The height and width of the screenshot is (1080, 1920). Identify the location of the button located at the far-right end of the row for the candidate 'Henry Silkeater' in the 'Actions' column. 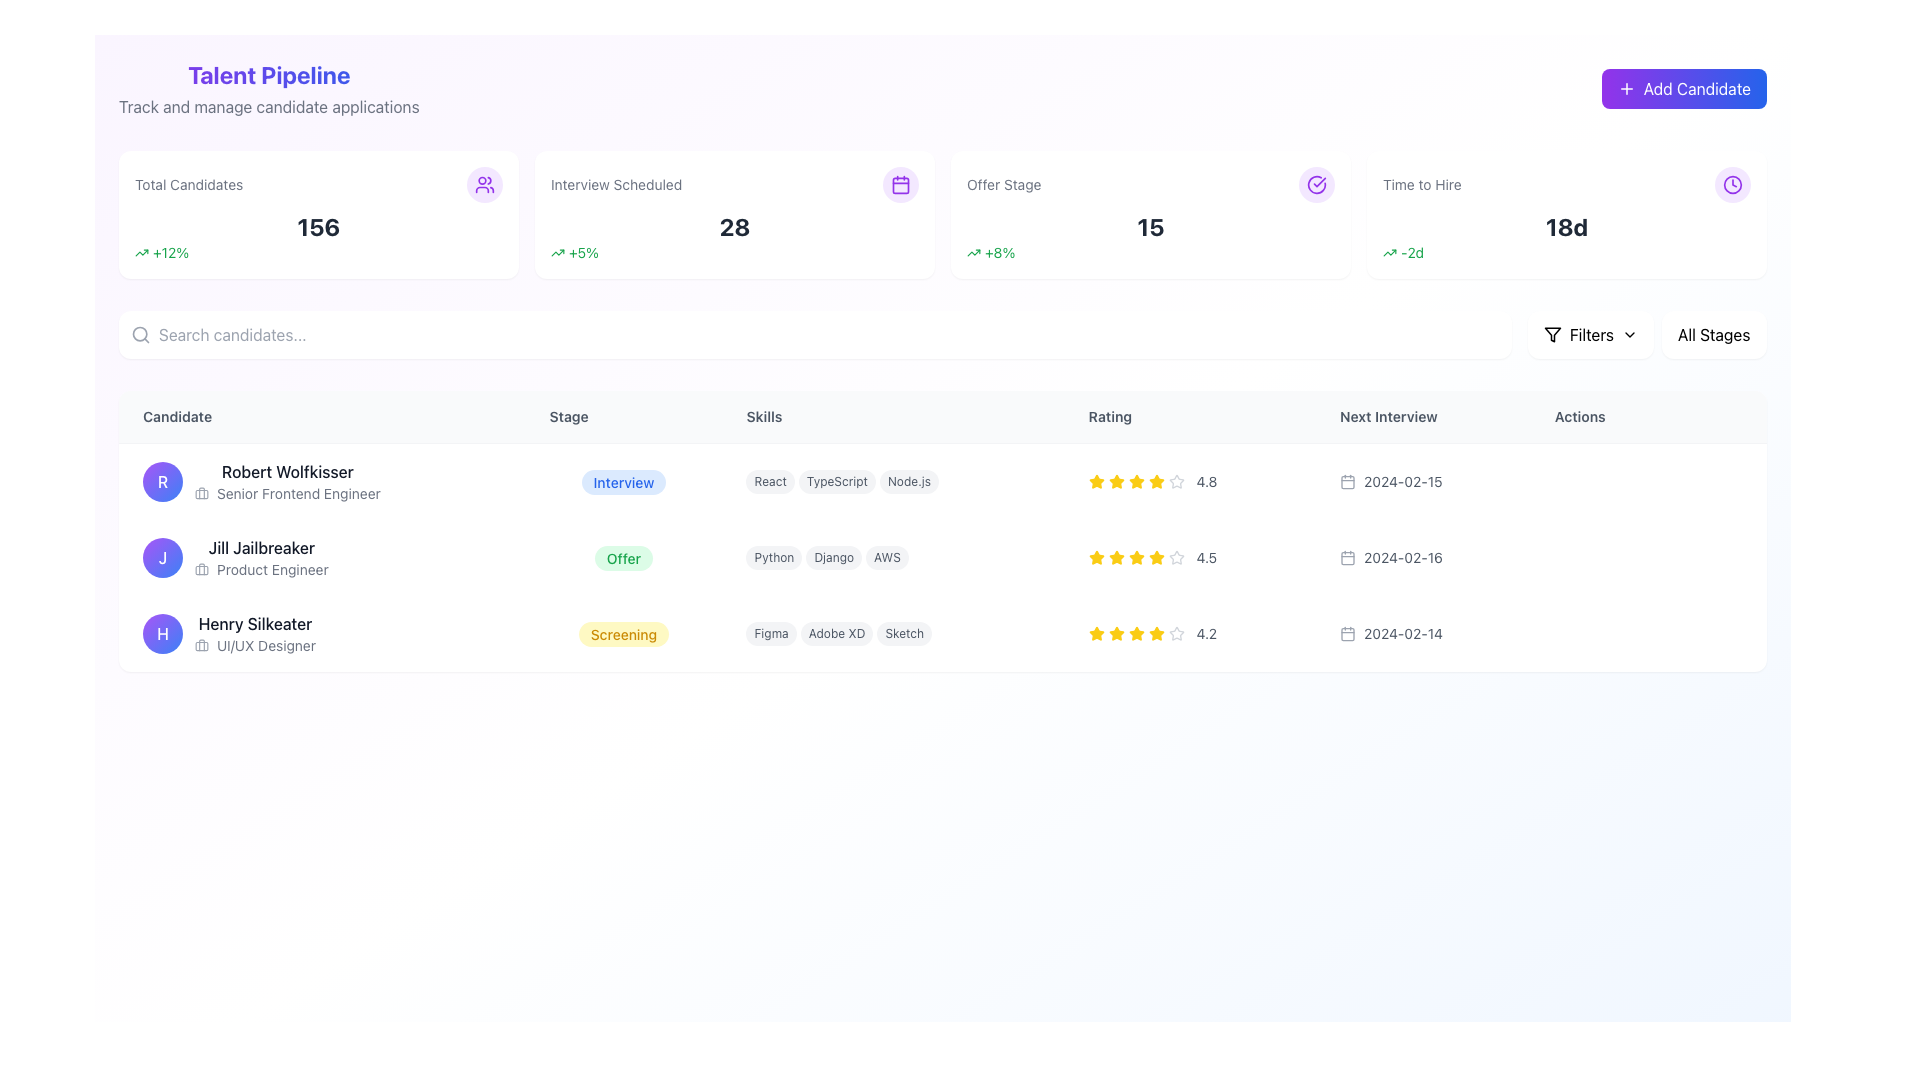
(1655, 633).